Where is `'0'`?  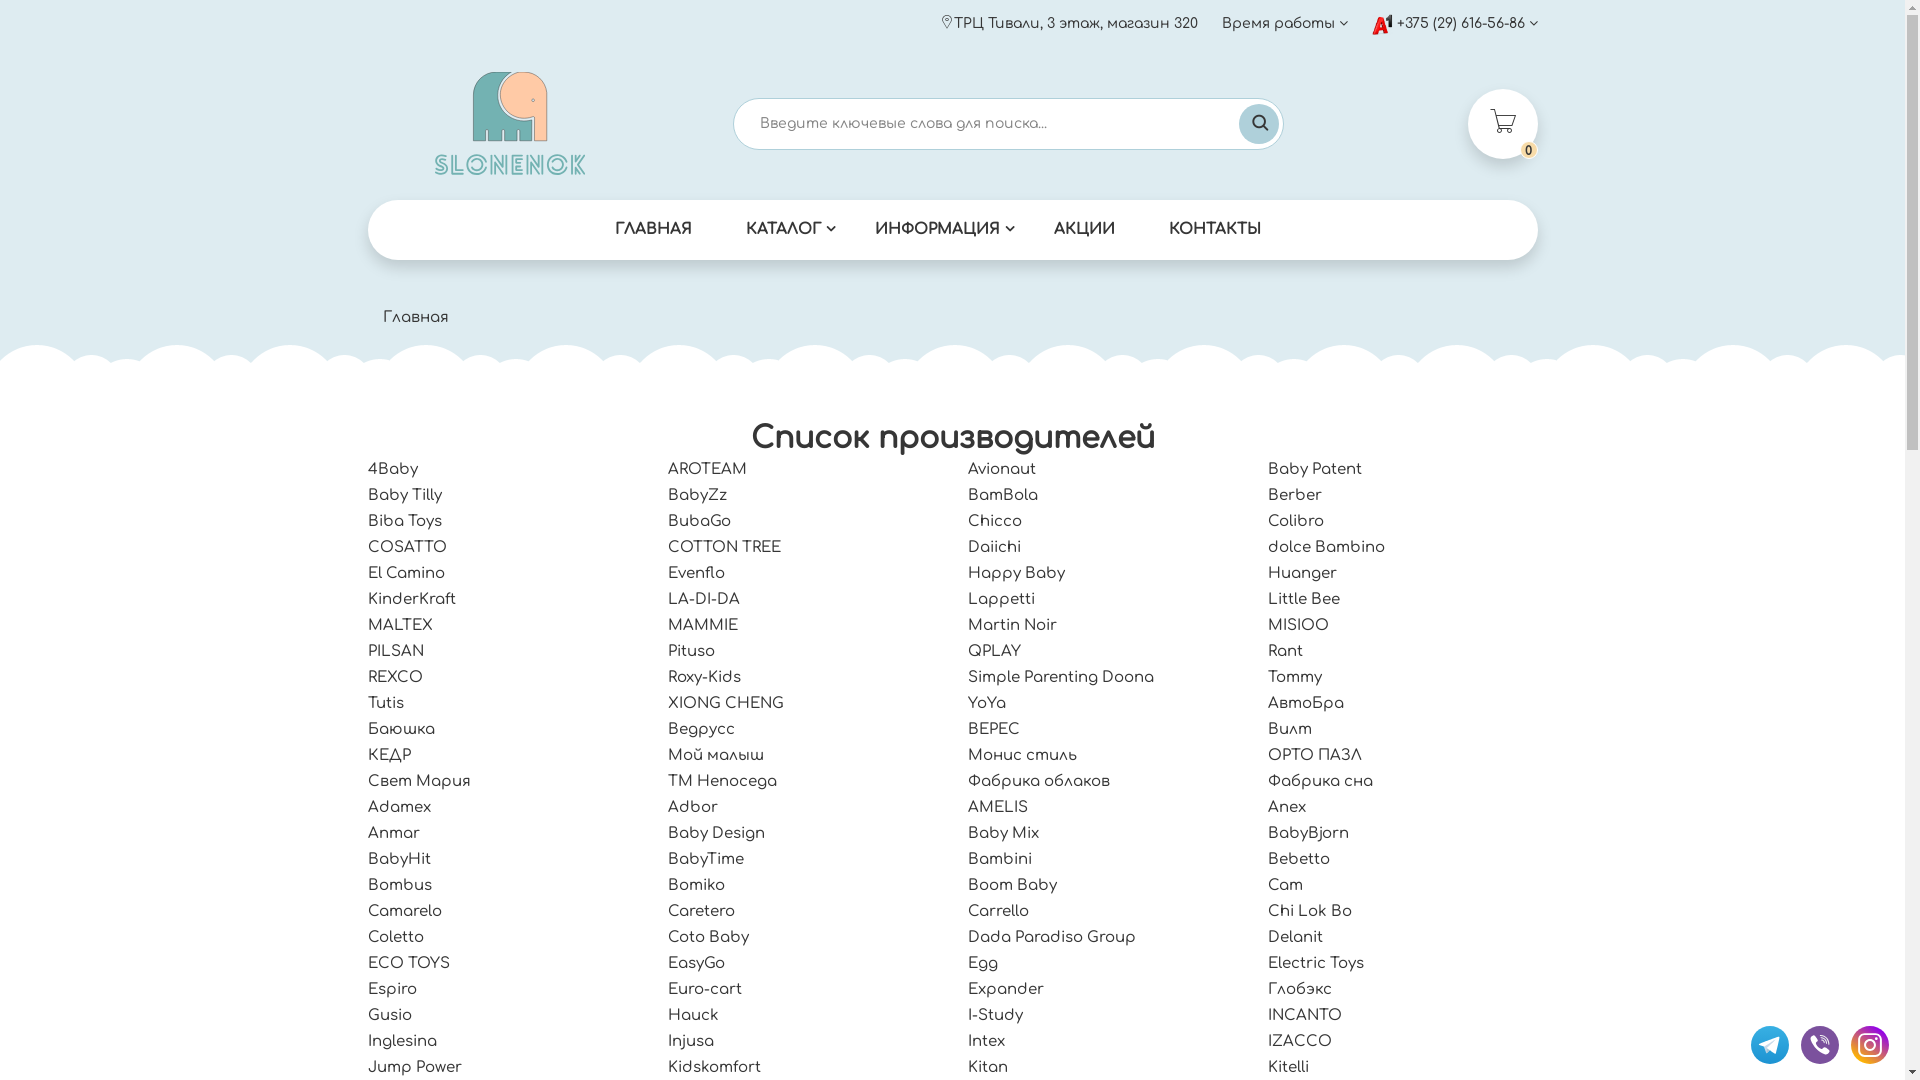
'0' is located at coordinates (1502, 123).